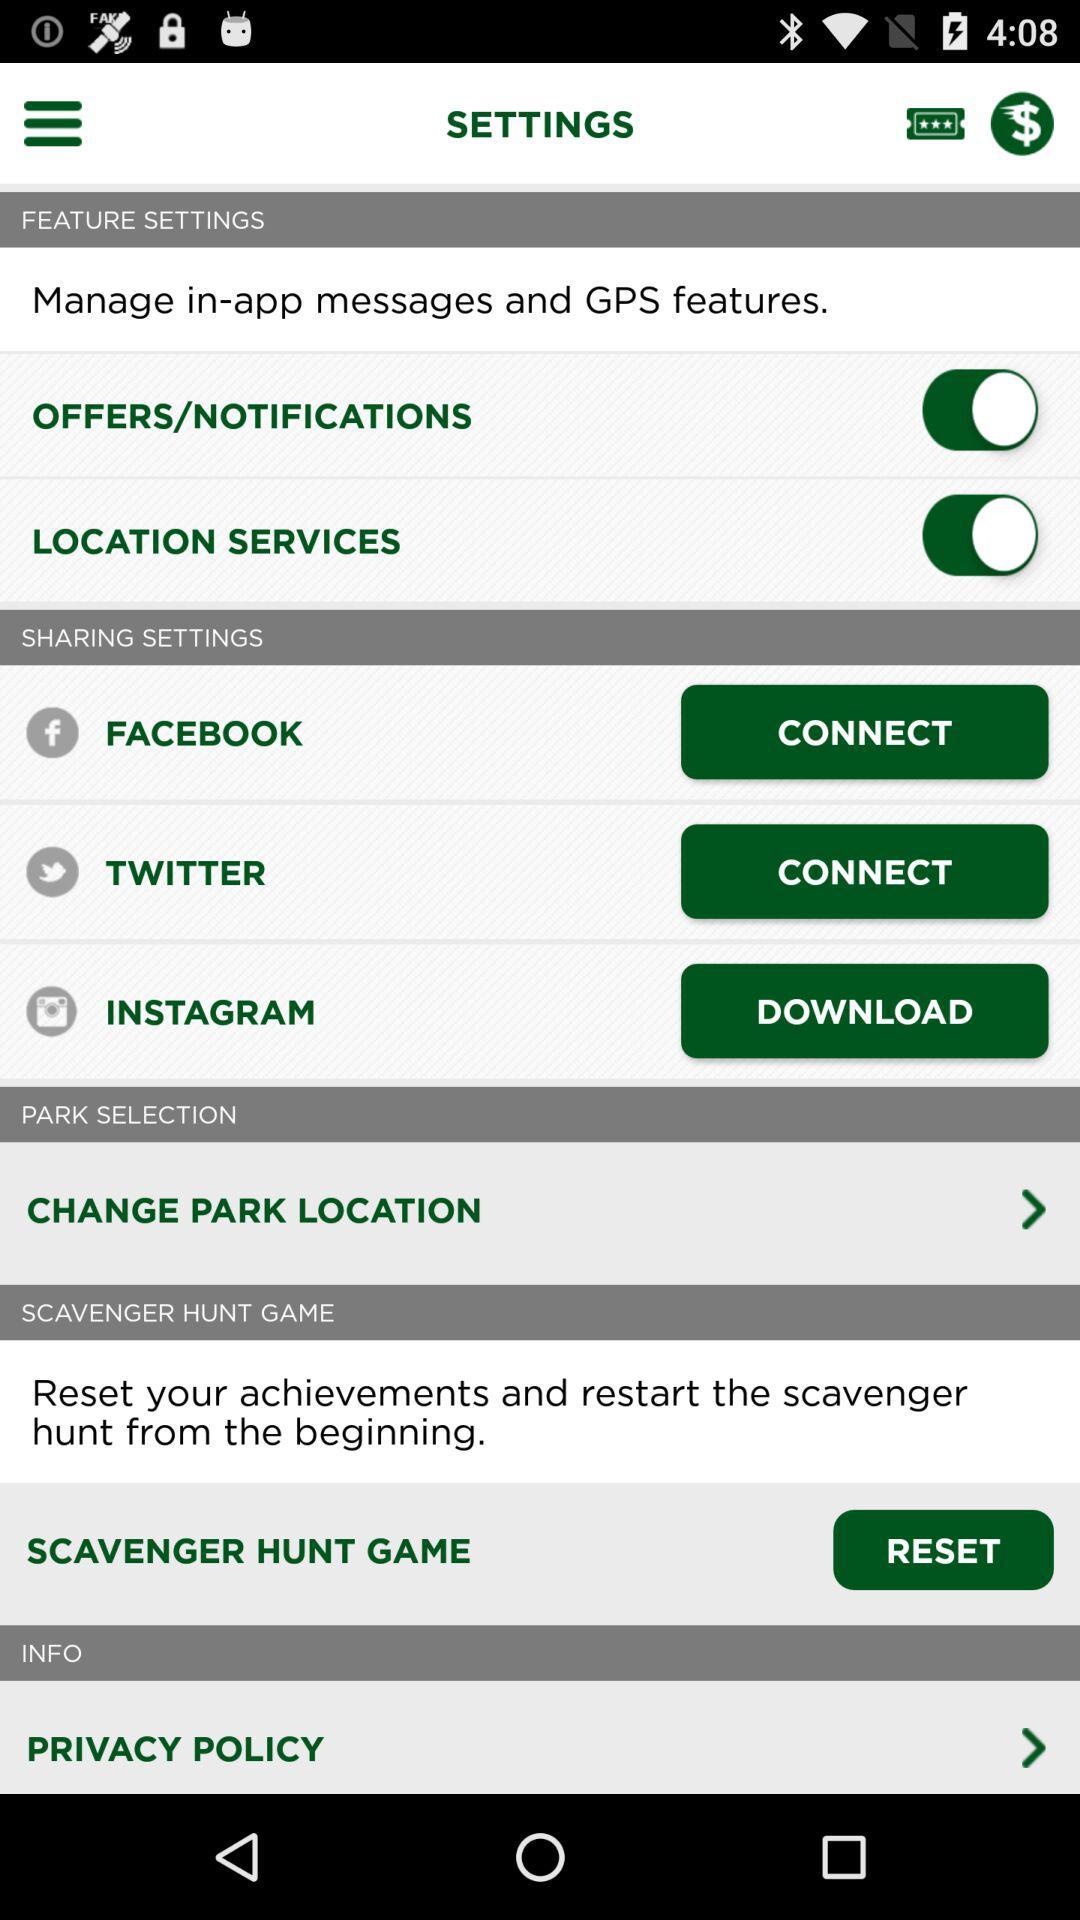 Image resolution: width=1080 pixels, height=1920 pixels. I want to click on the download icon, so click(863, 1011).